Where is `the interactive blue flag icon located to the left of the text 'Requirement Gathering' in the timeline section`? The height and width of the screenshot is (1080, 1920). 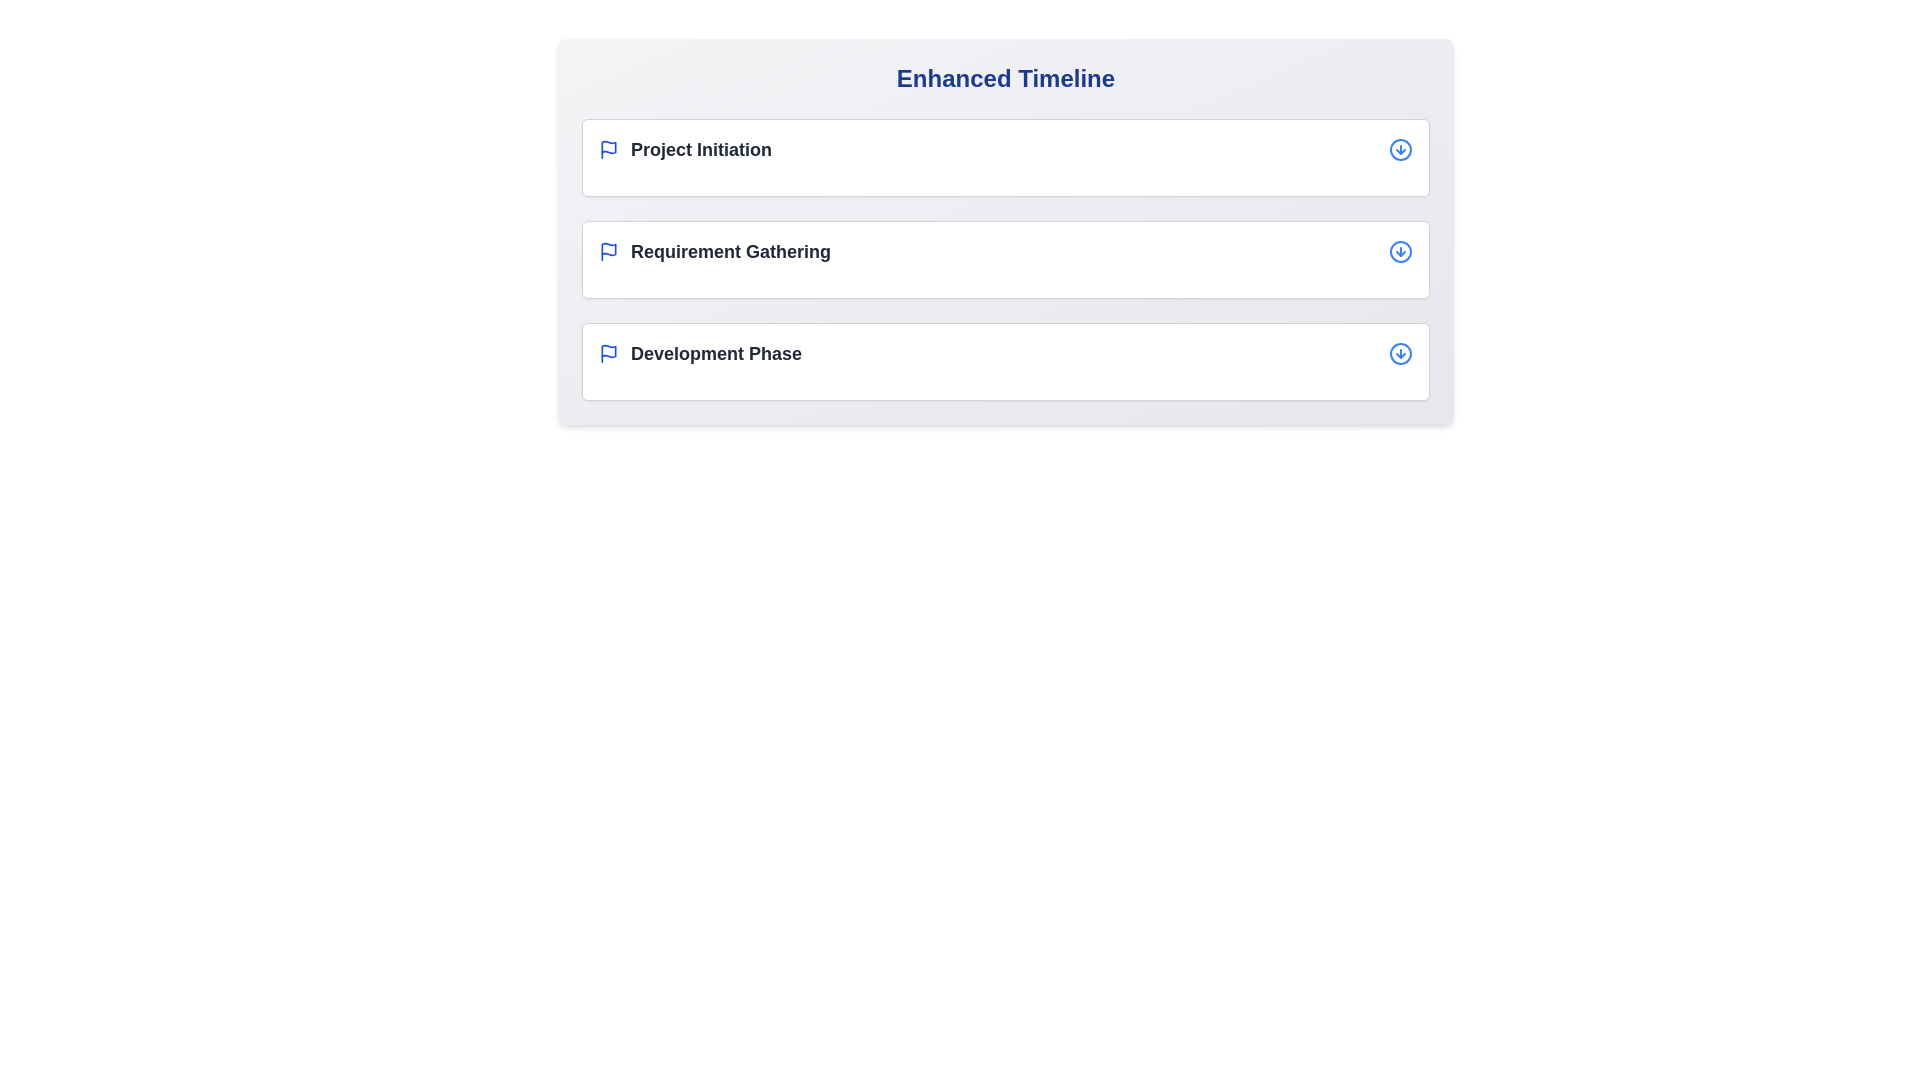
the interactive blue flag icon located to the left of the text 'Requirement Gathering' in the timeline section is located at coordinates (608, 248).